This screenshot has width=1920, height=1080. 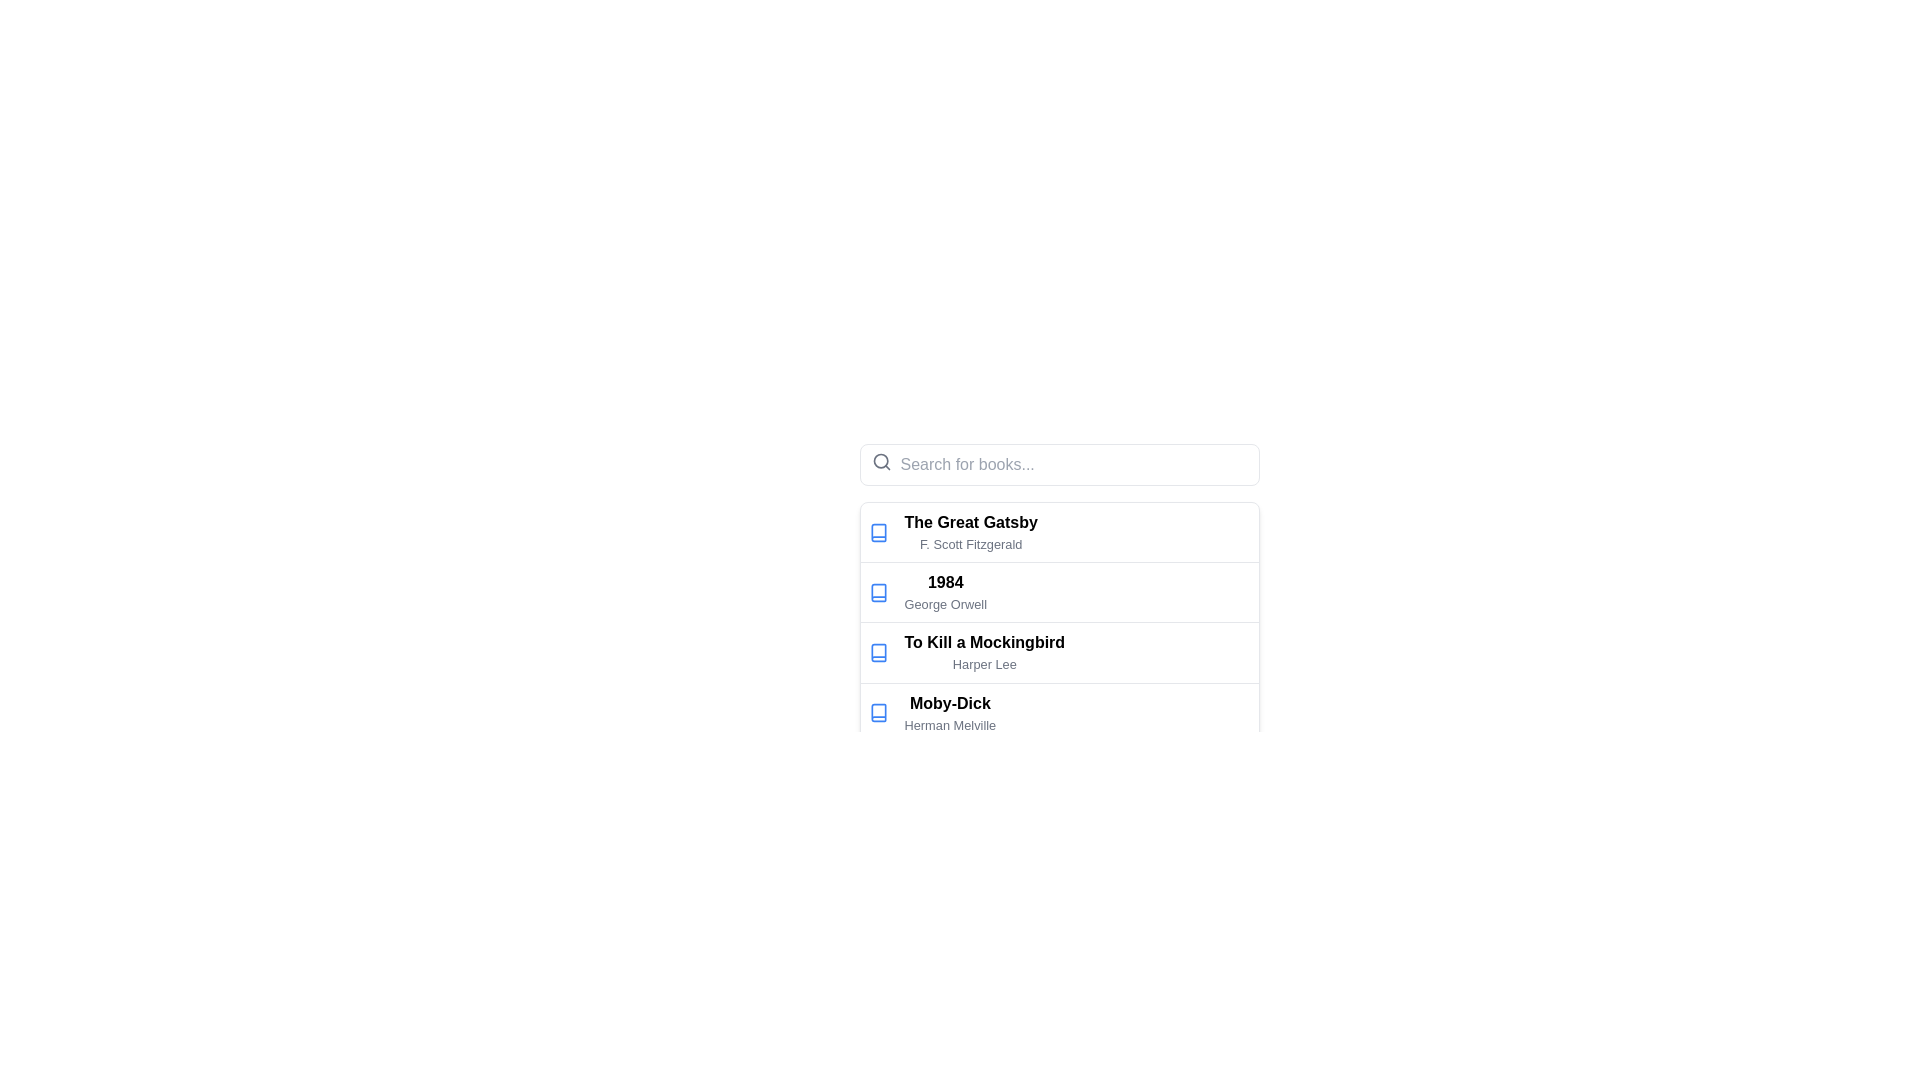 I want to click on the list item displaying the book title 'Moby-Dick' by 'Herman Melville', so click(x=1058, y=711).